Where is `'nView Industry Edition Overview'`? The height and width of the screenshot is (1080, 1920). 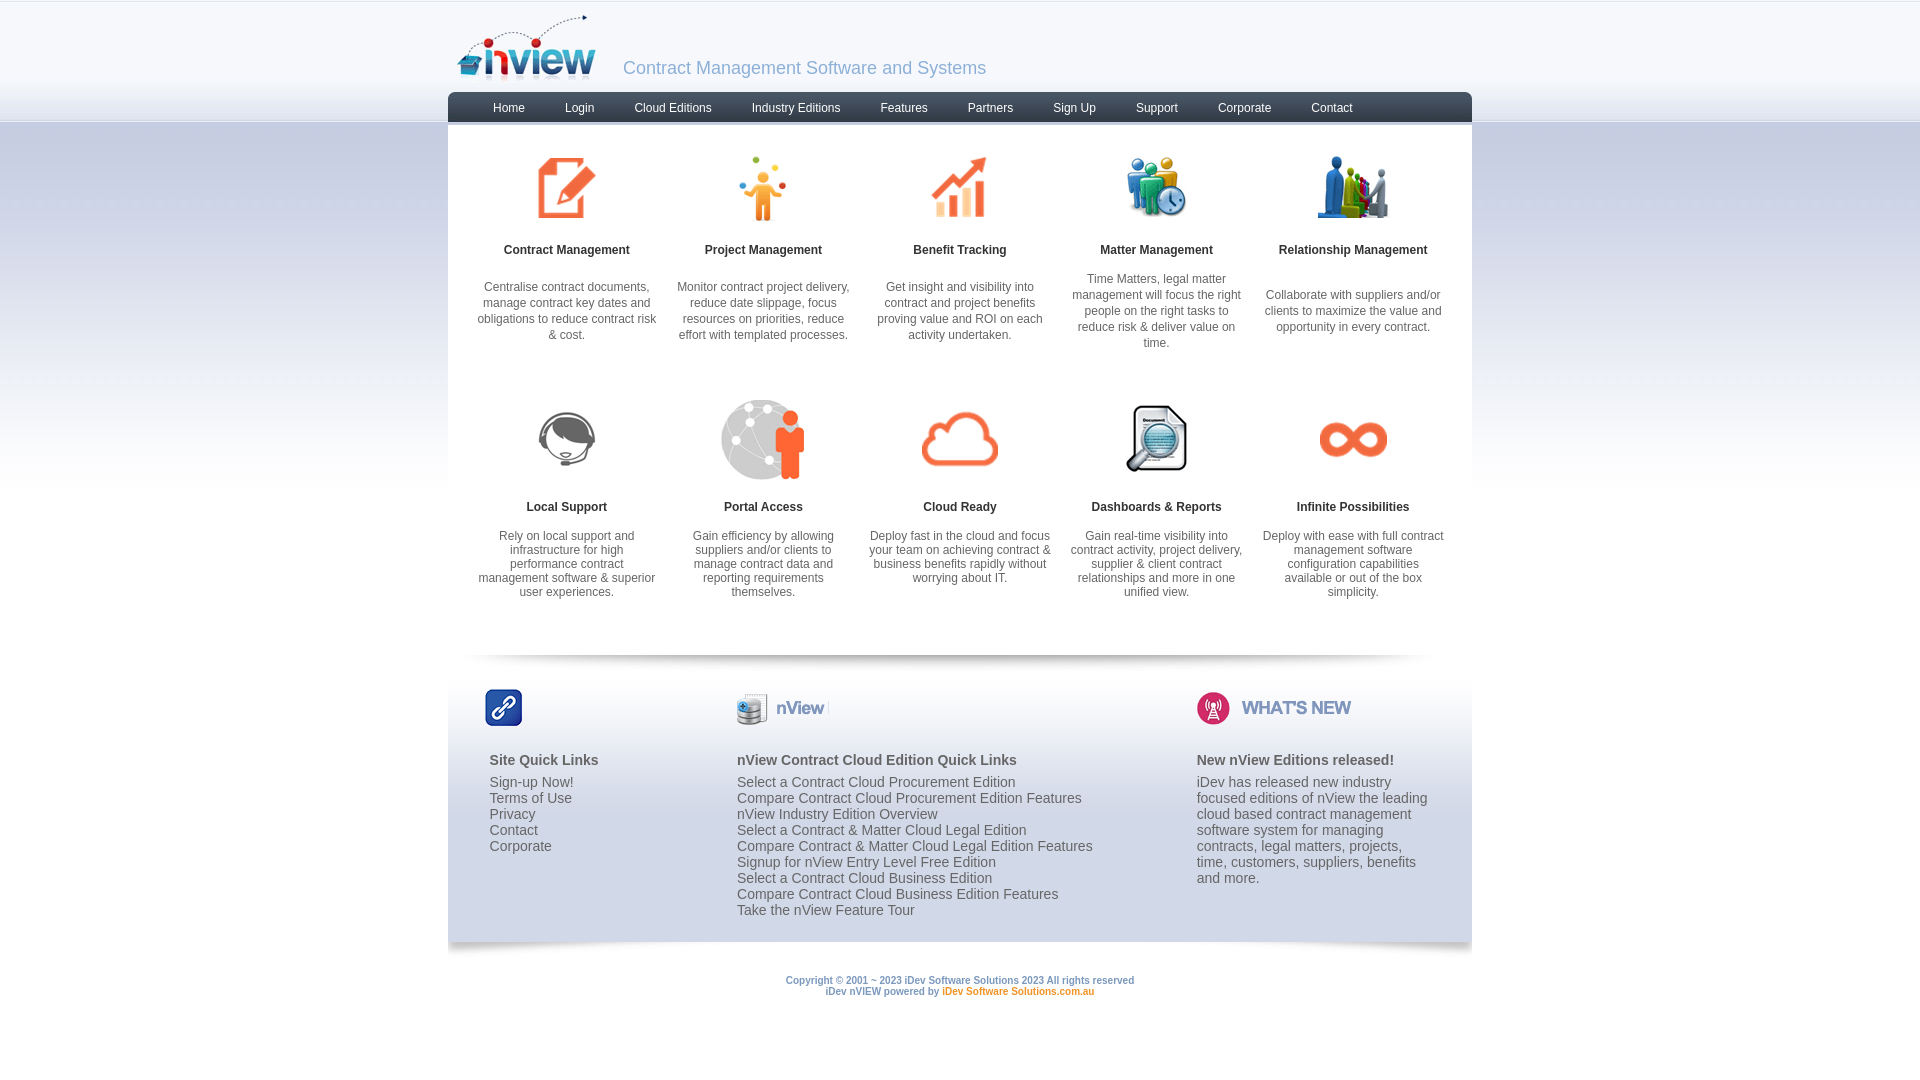 'nView Industry Edition Overview' is located at coordinates (837, 813).